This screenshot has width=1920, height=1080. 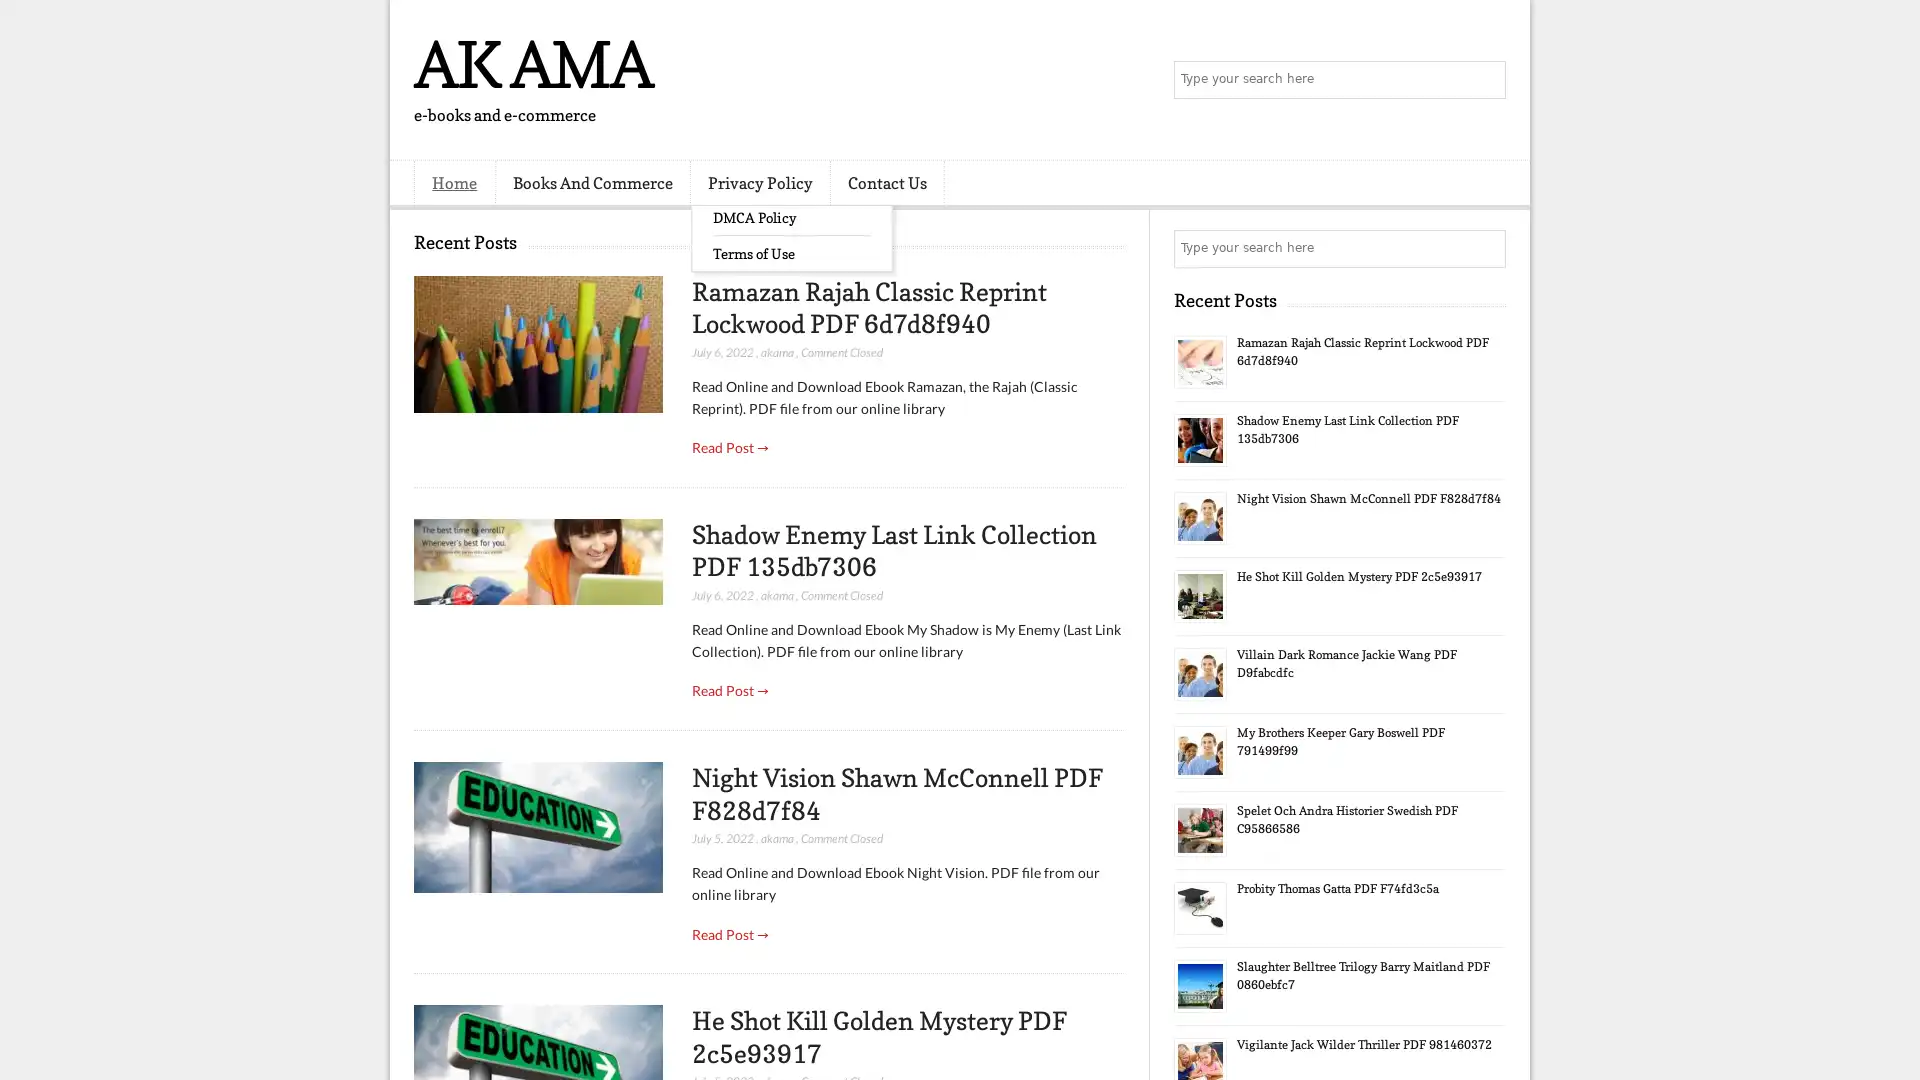 I want to click on Search, so click(x=1485, y=248).